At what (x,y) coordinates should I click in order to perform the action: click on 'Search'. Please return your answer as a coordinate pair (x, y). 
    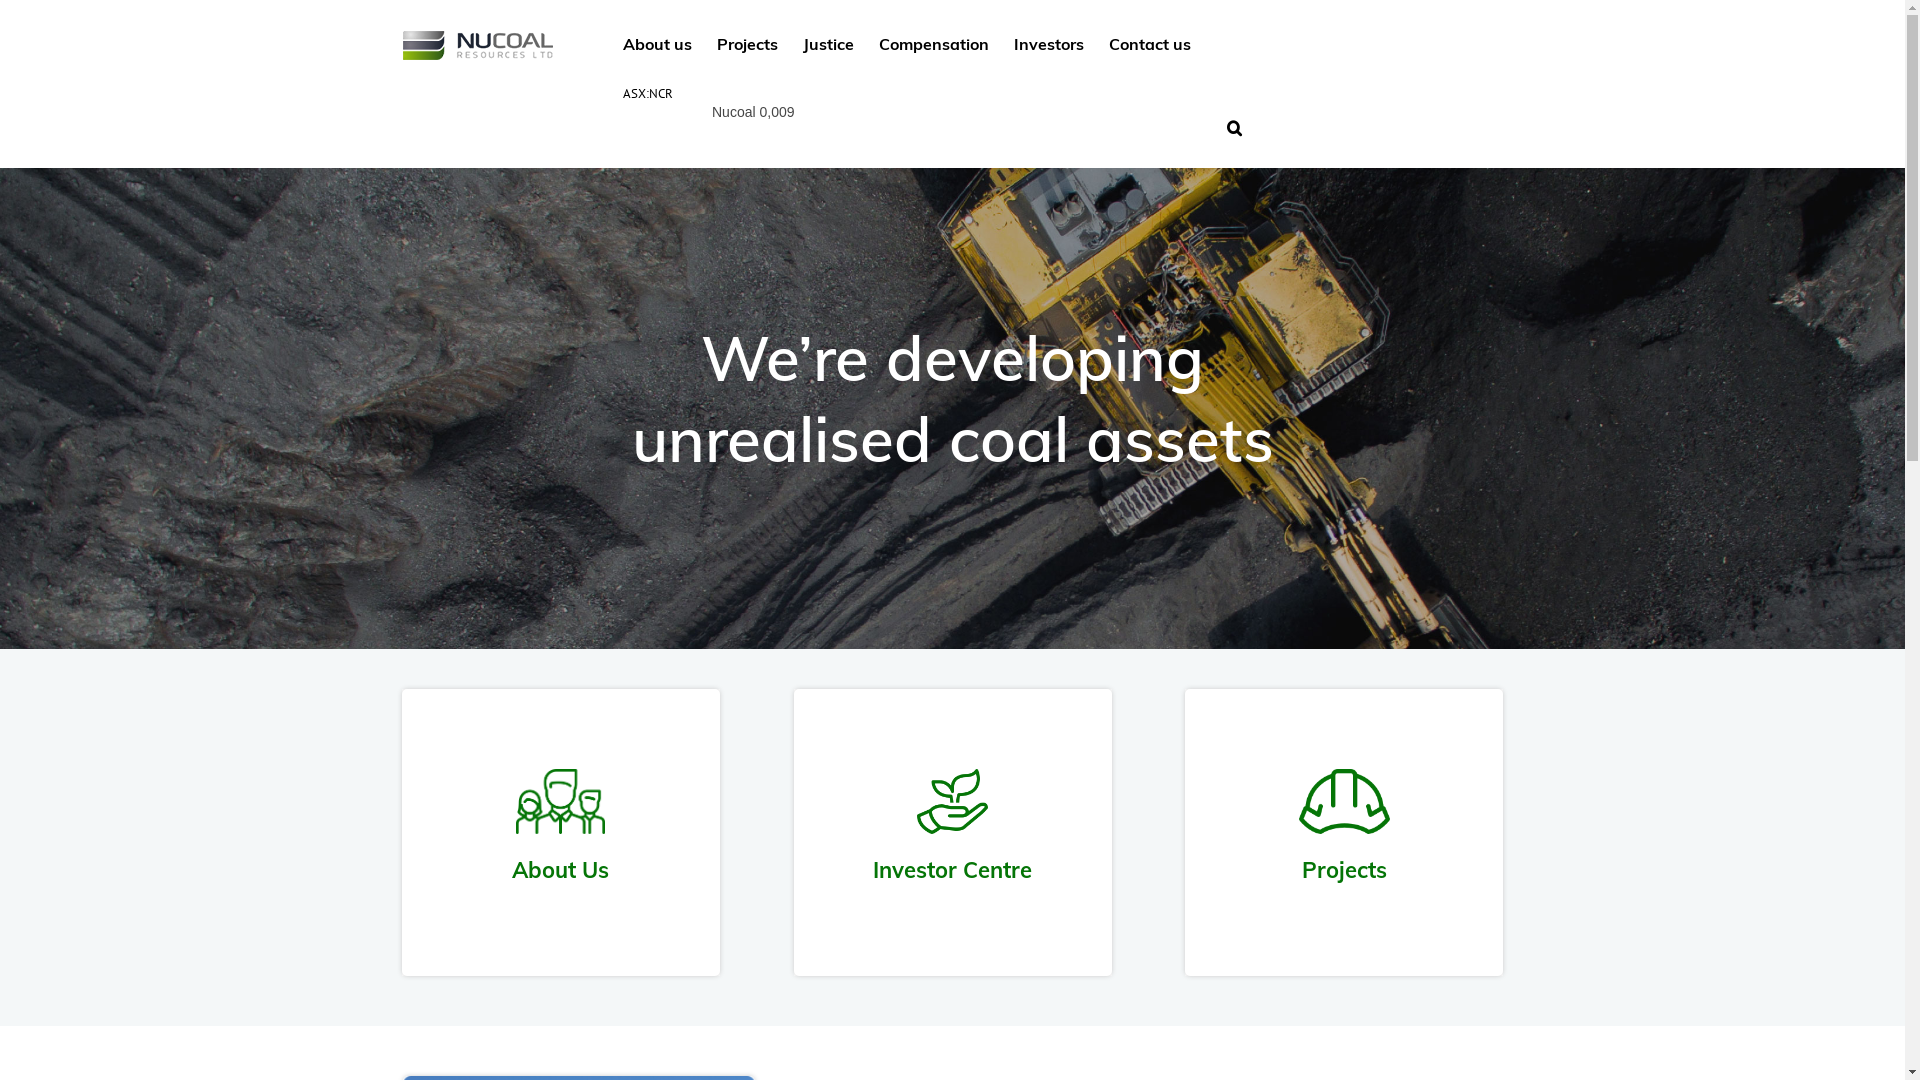
    Looking at the image, I should click on (1233, 126).